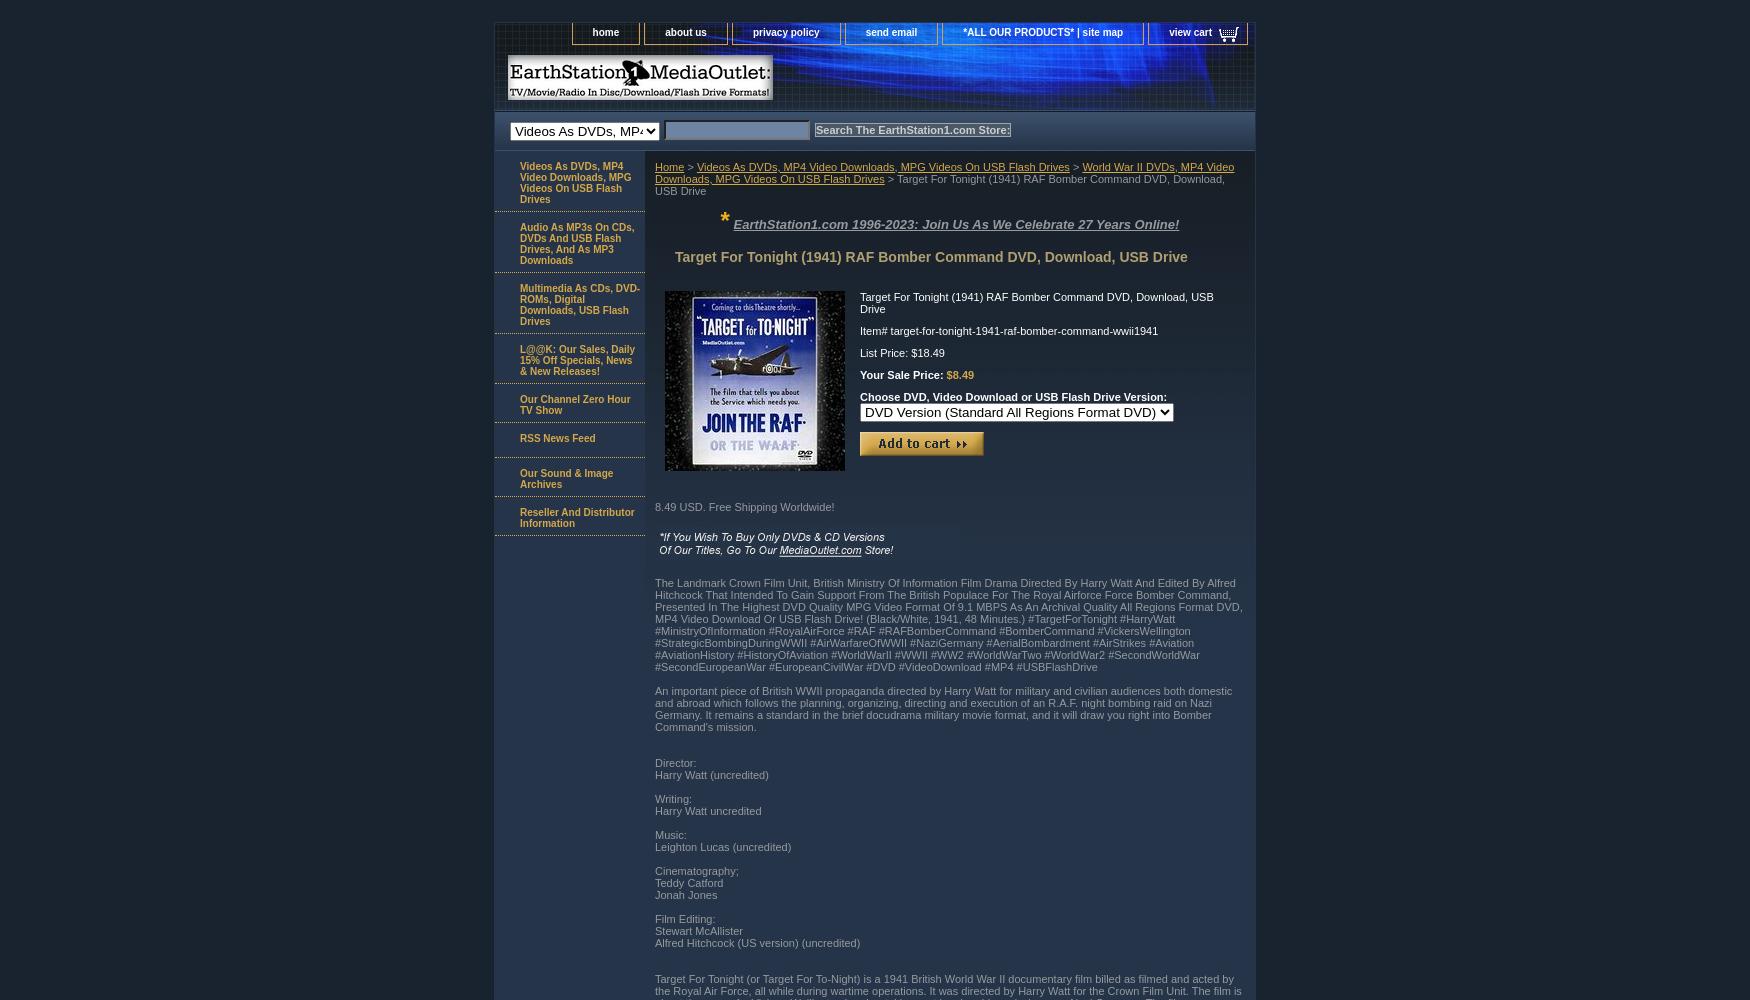 The height and width of the screenshot is (1000, 1750). What do you see at coordinates (674, 762) in the screenshot?
I see `'Director:'` at bounding box center [674, 762].